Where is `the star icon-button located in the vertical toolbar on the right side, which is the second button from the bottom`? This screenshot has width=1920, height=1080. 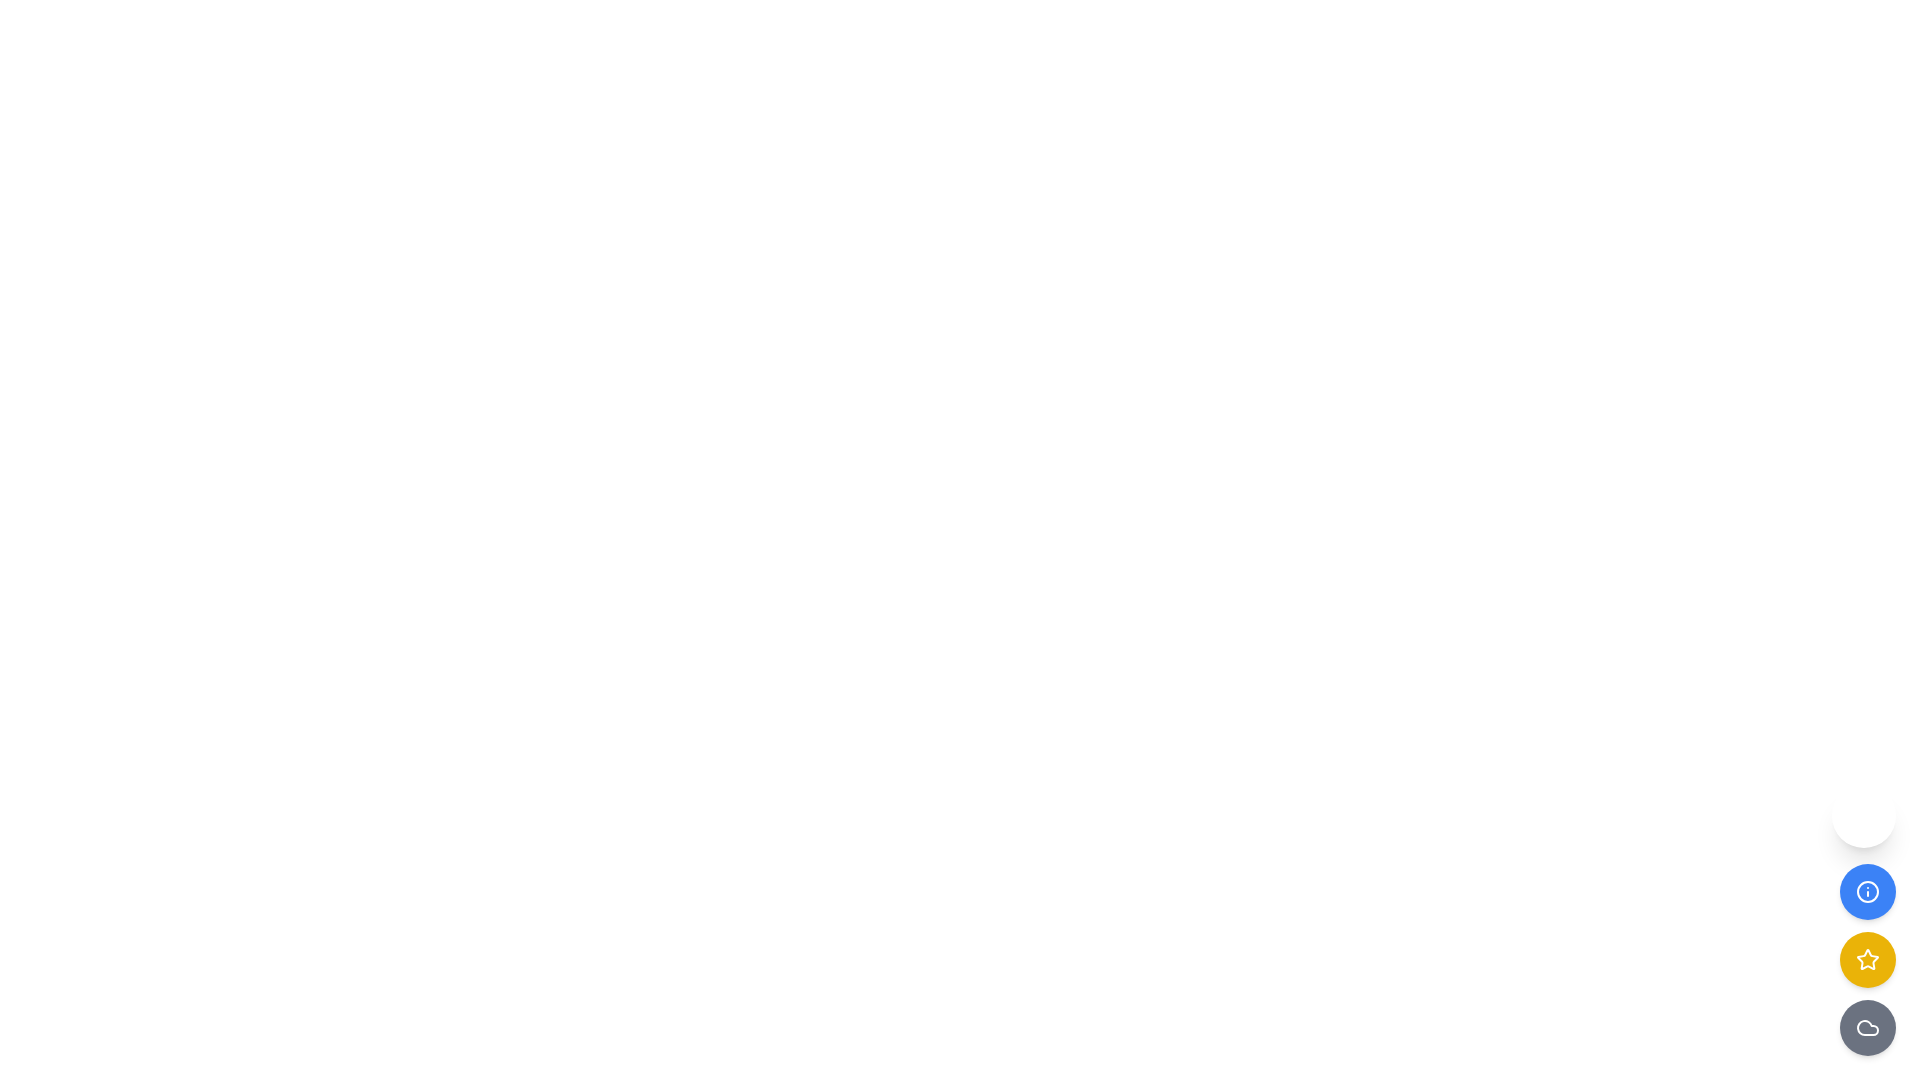
the star icon-button located in the vertical toolbar on the right side, which is the second button from the bottom is located at coordinates (1866, 958).